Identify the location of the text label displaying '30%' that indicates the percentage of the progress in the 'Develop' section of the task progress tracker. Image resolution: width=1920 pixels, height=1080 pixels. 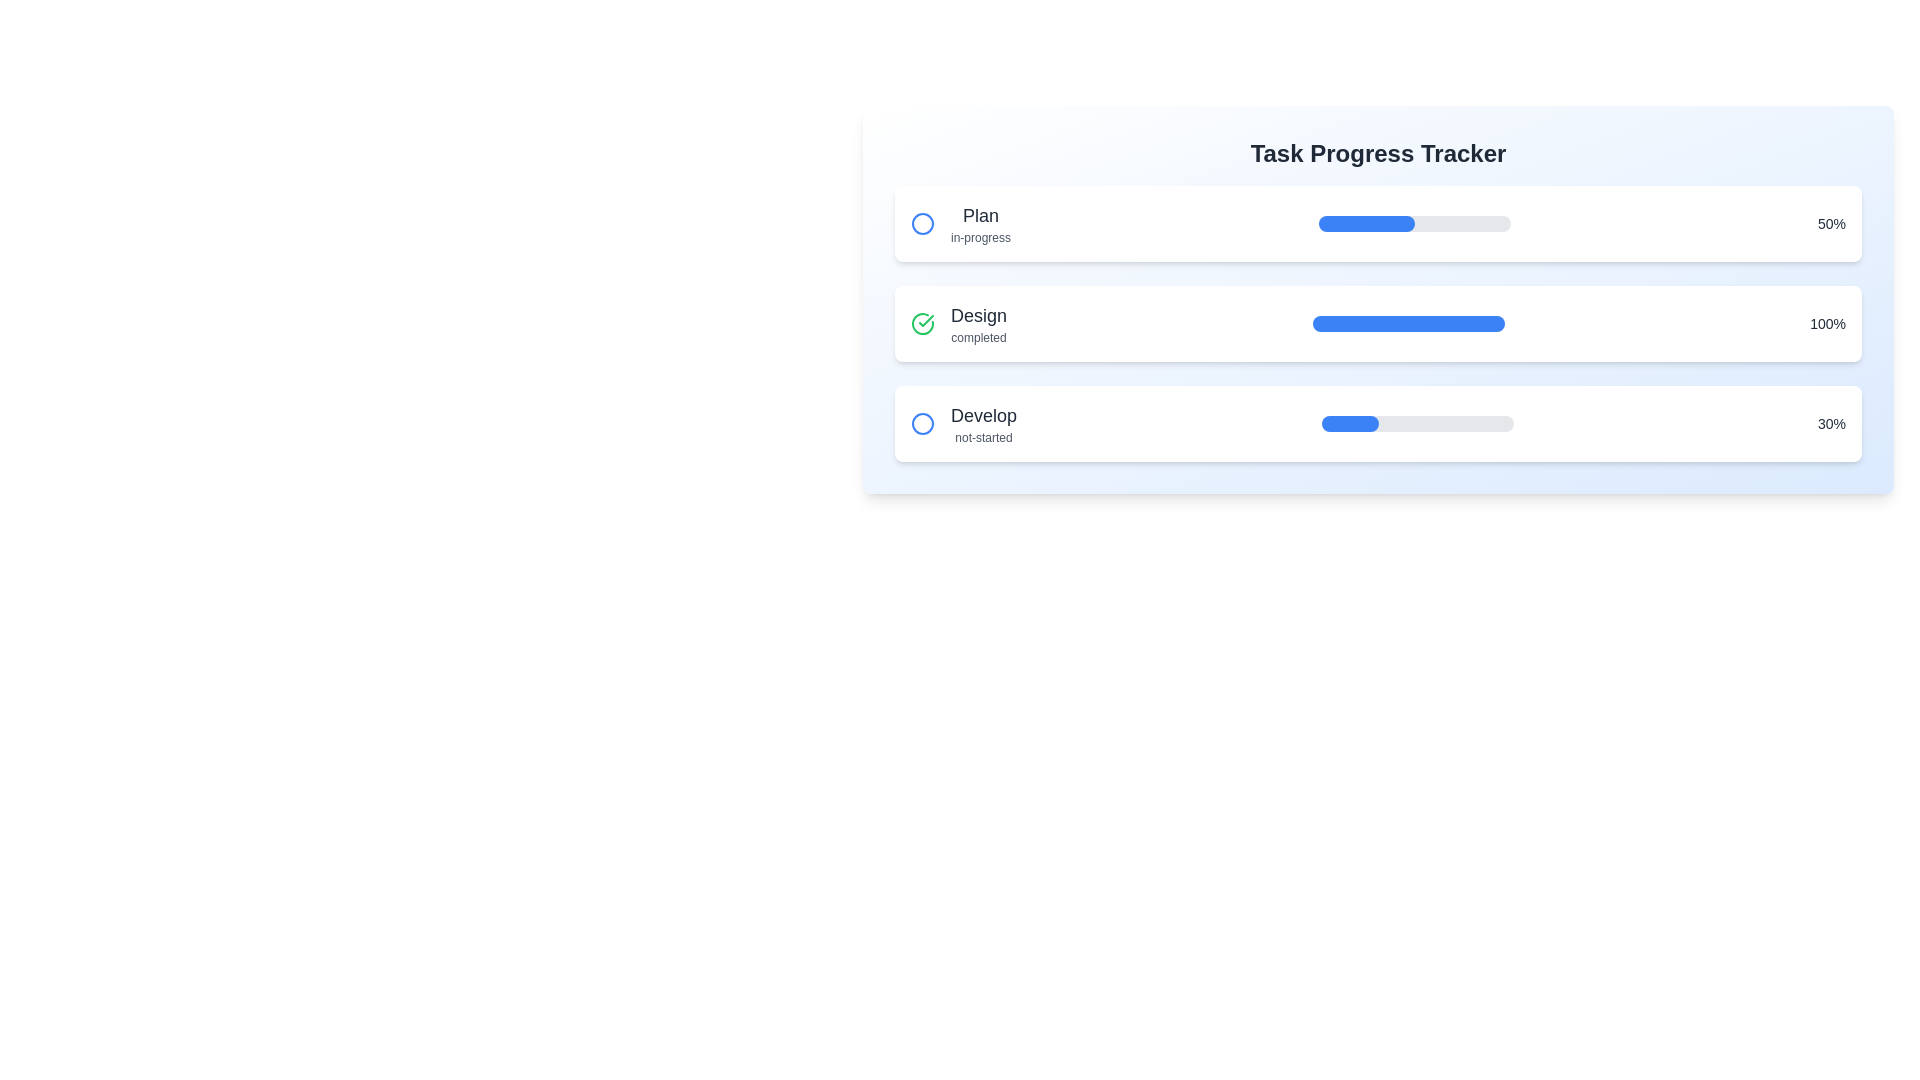
(1832, 423).